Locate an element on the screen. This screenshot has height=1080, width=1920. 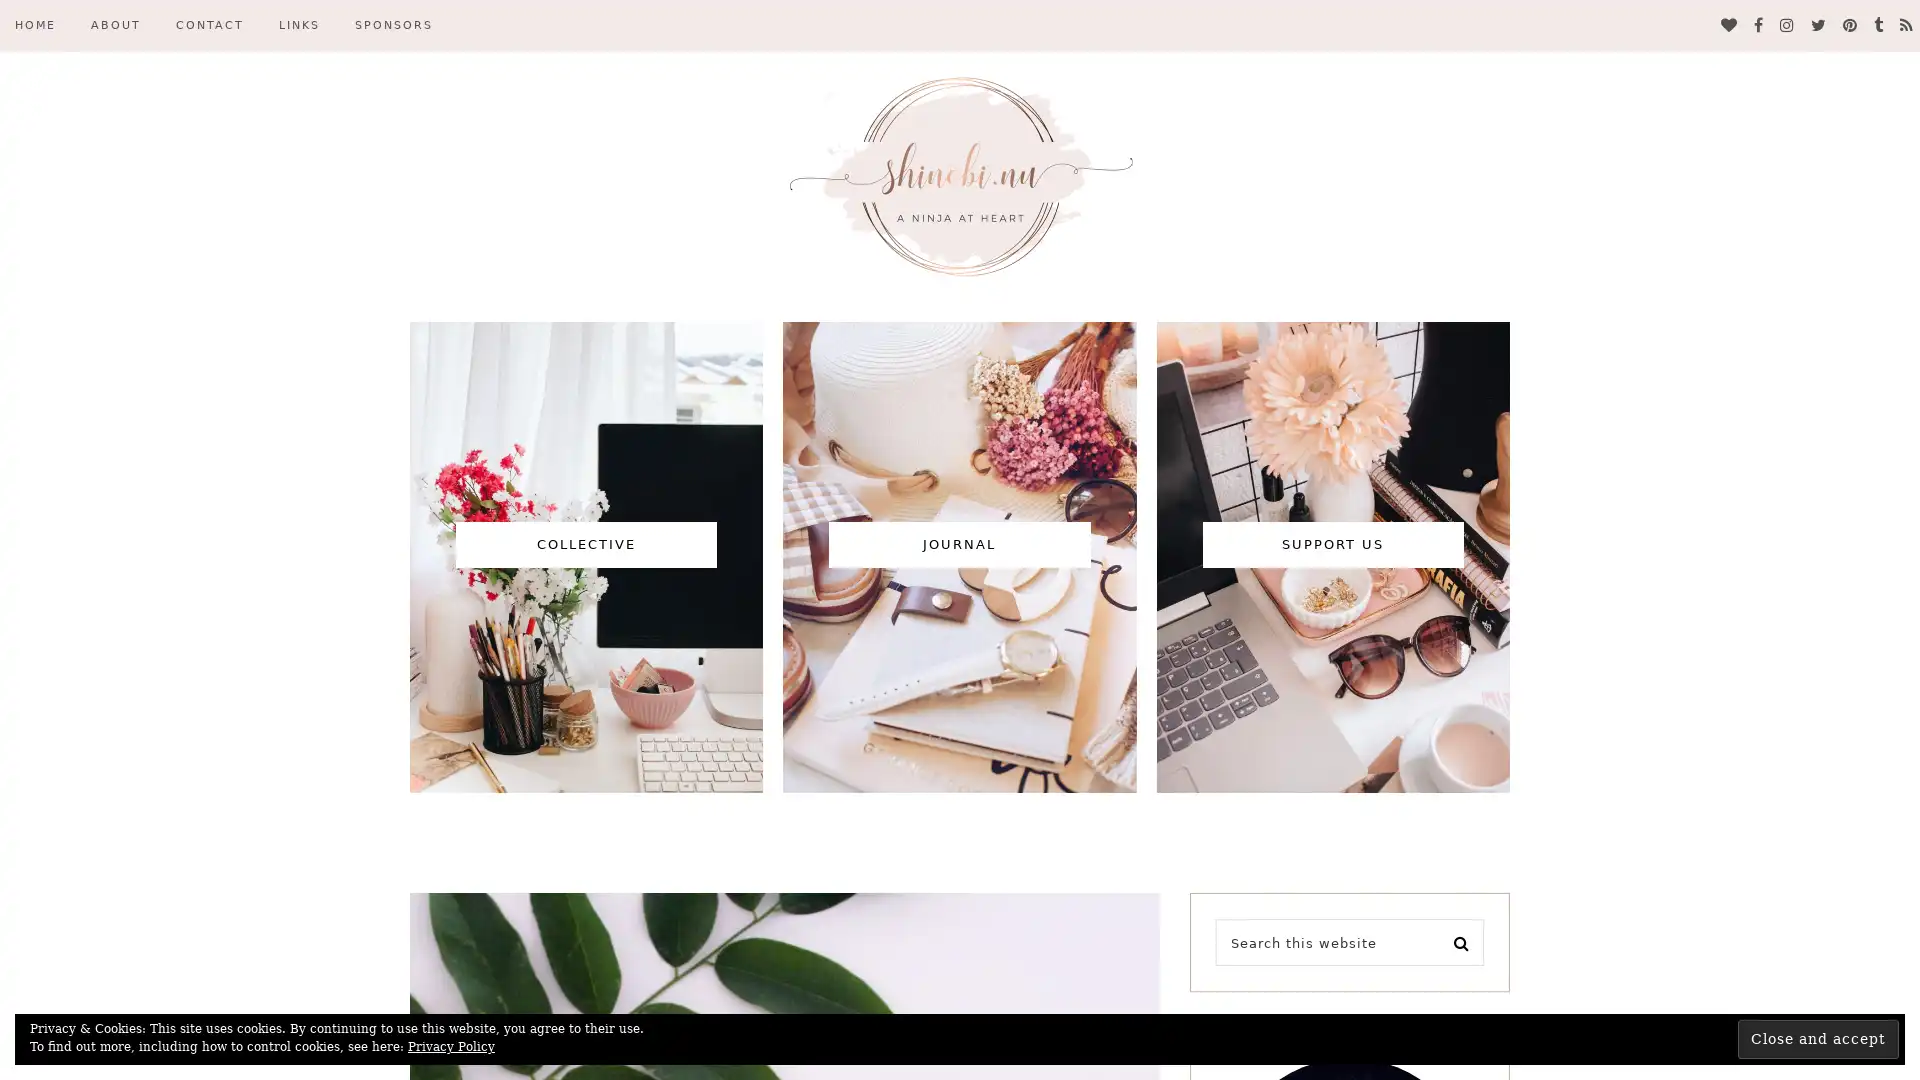
Close and accept is located at coordinates (1818, 1038).